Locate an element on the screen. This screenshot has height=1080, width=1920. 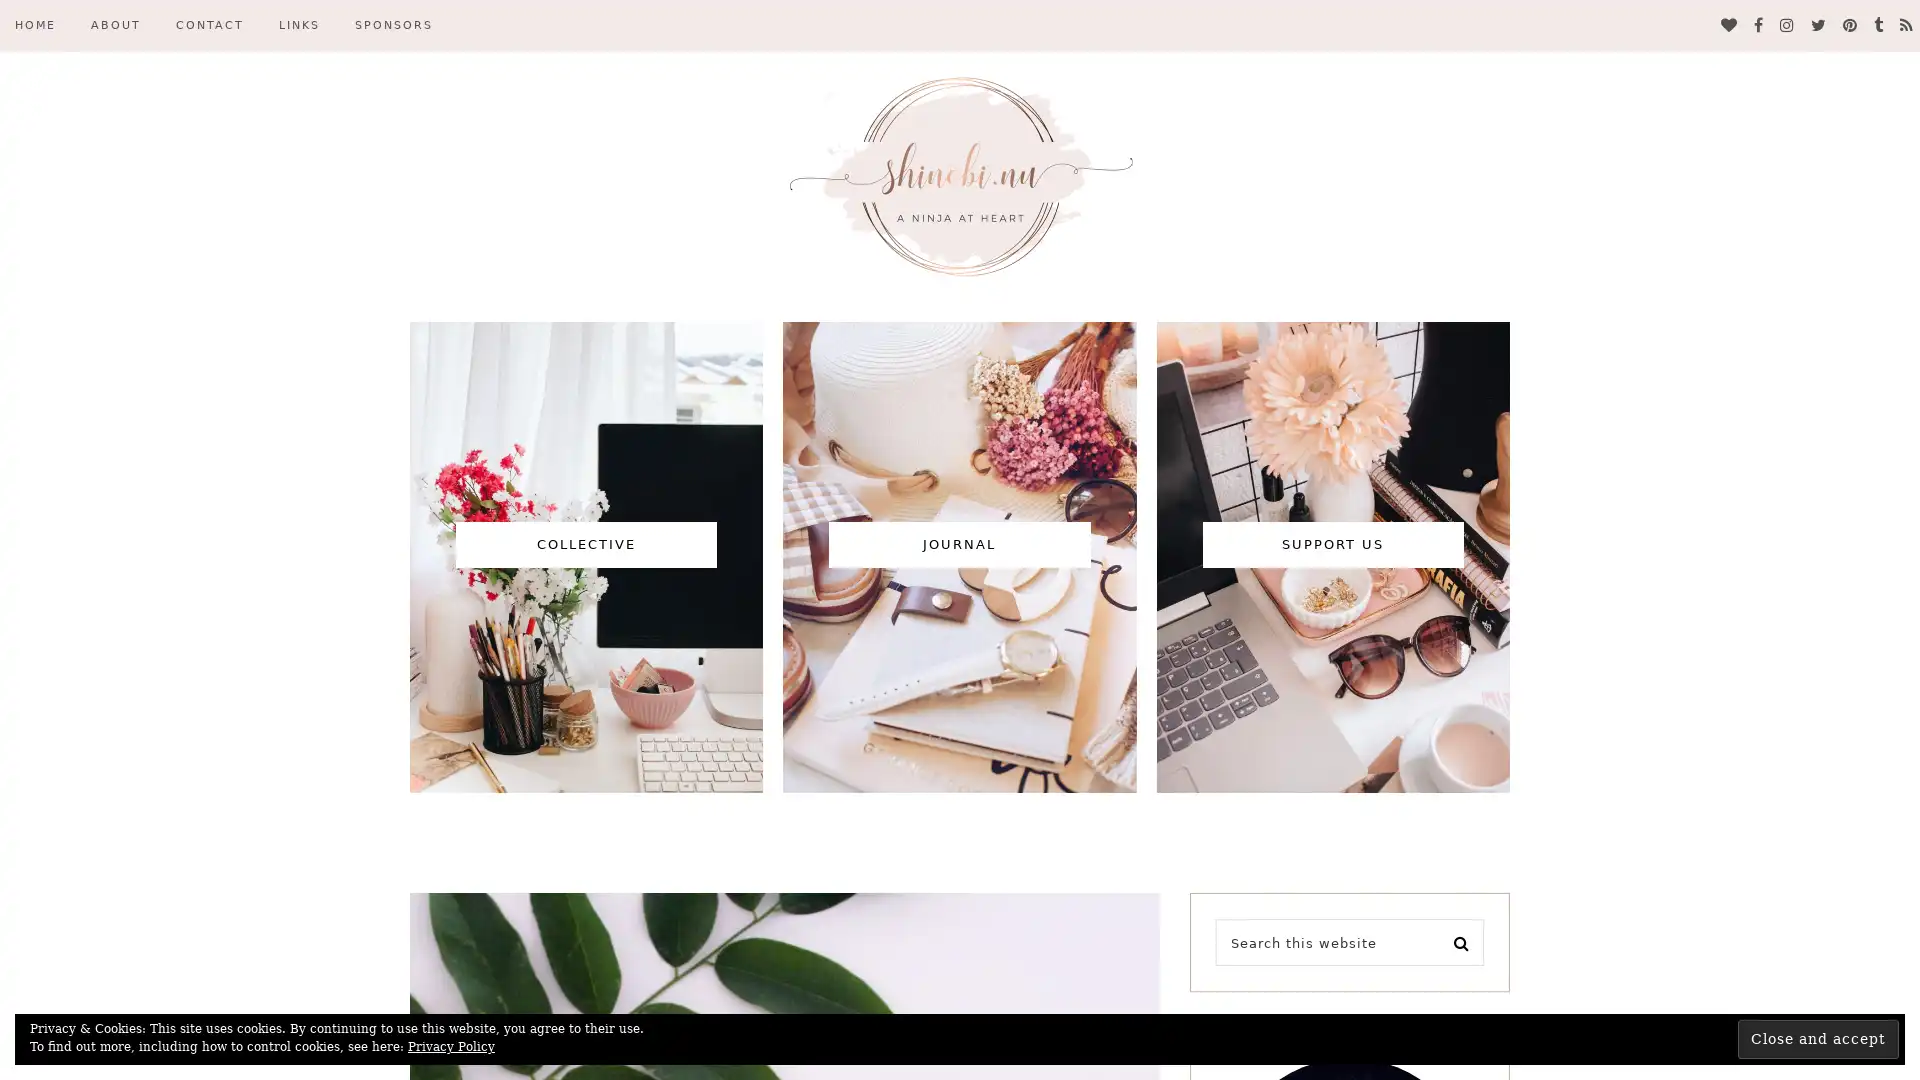
Close and accept is located at coordinates (1818, 1038).